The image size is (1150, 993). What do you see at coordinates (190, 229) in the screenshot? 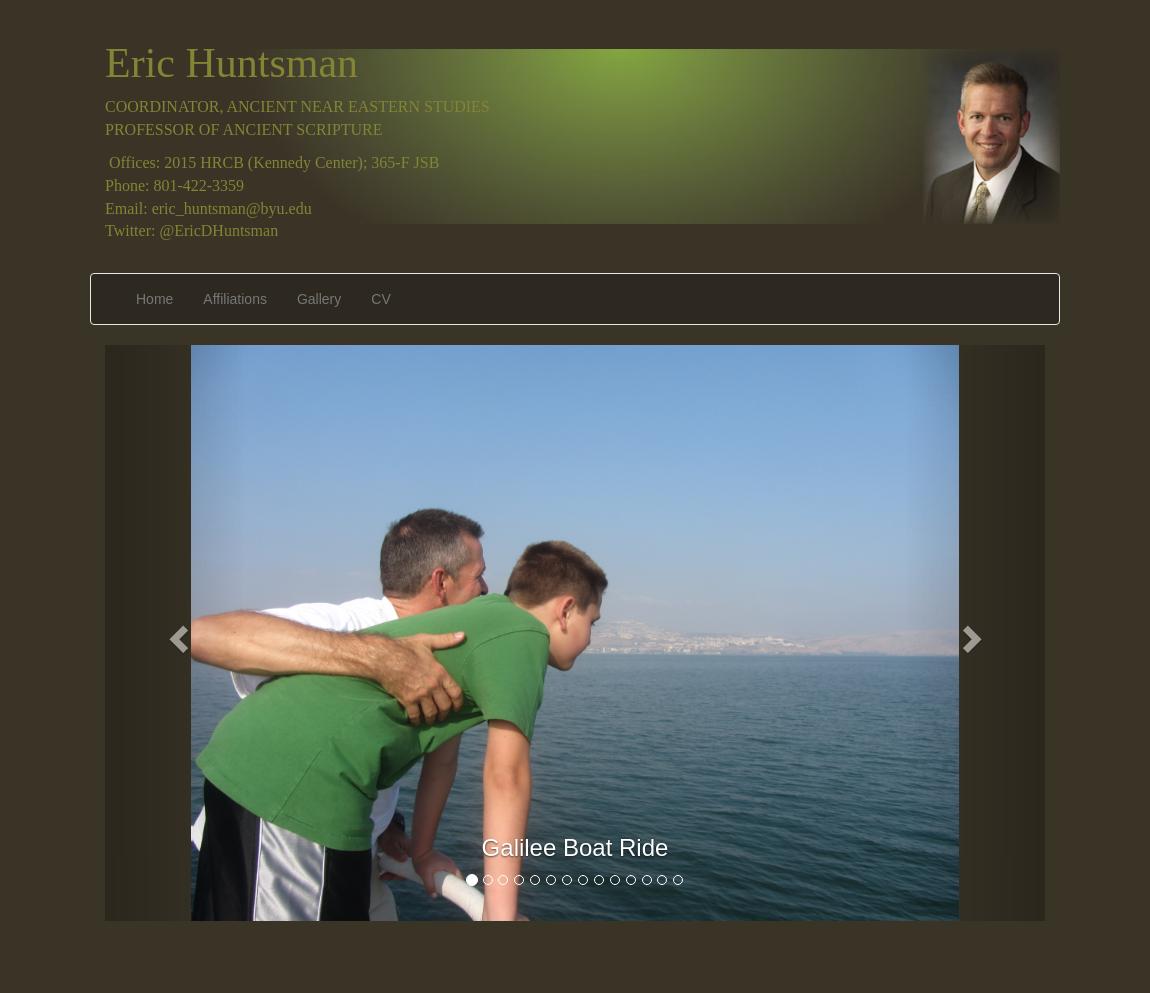
I see `'Twitter: @EricDHuntsman'` at bounding box center [190, 229].